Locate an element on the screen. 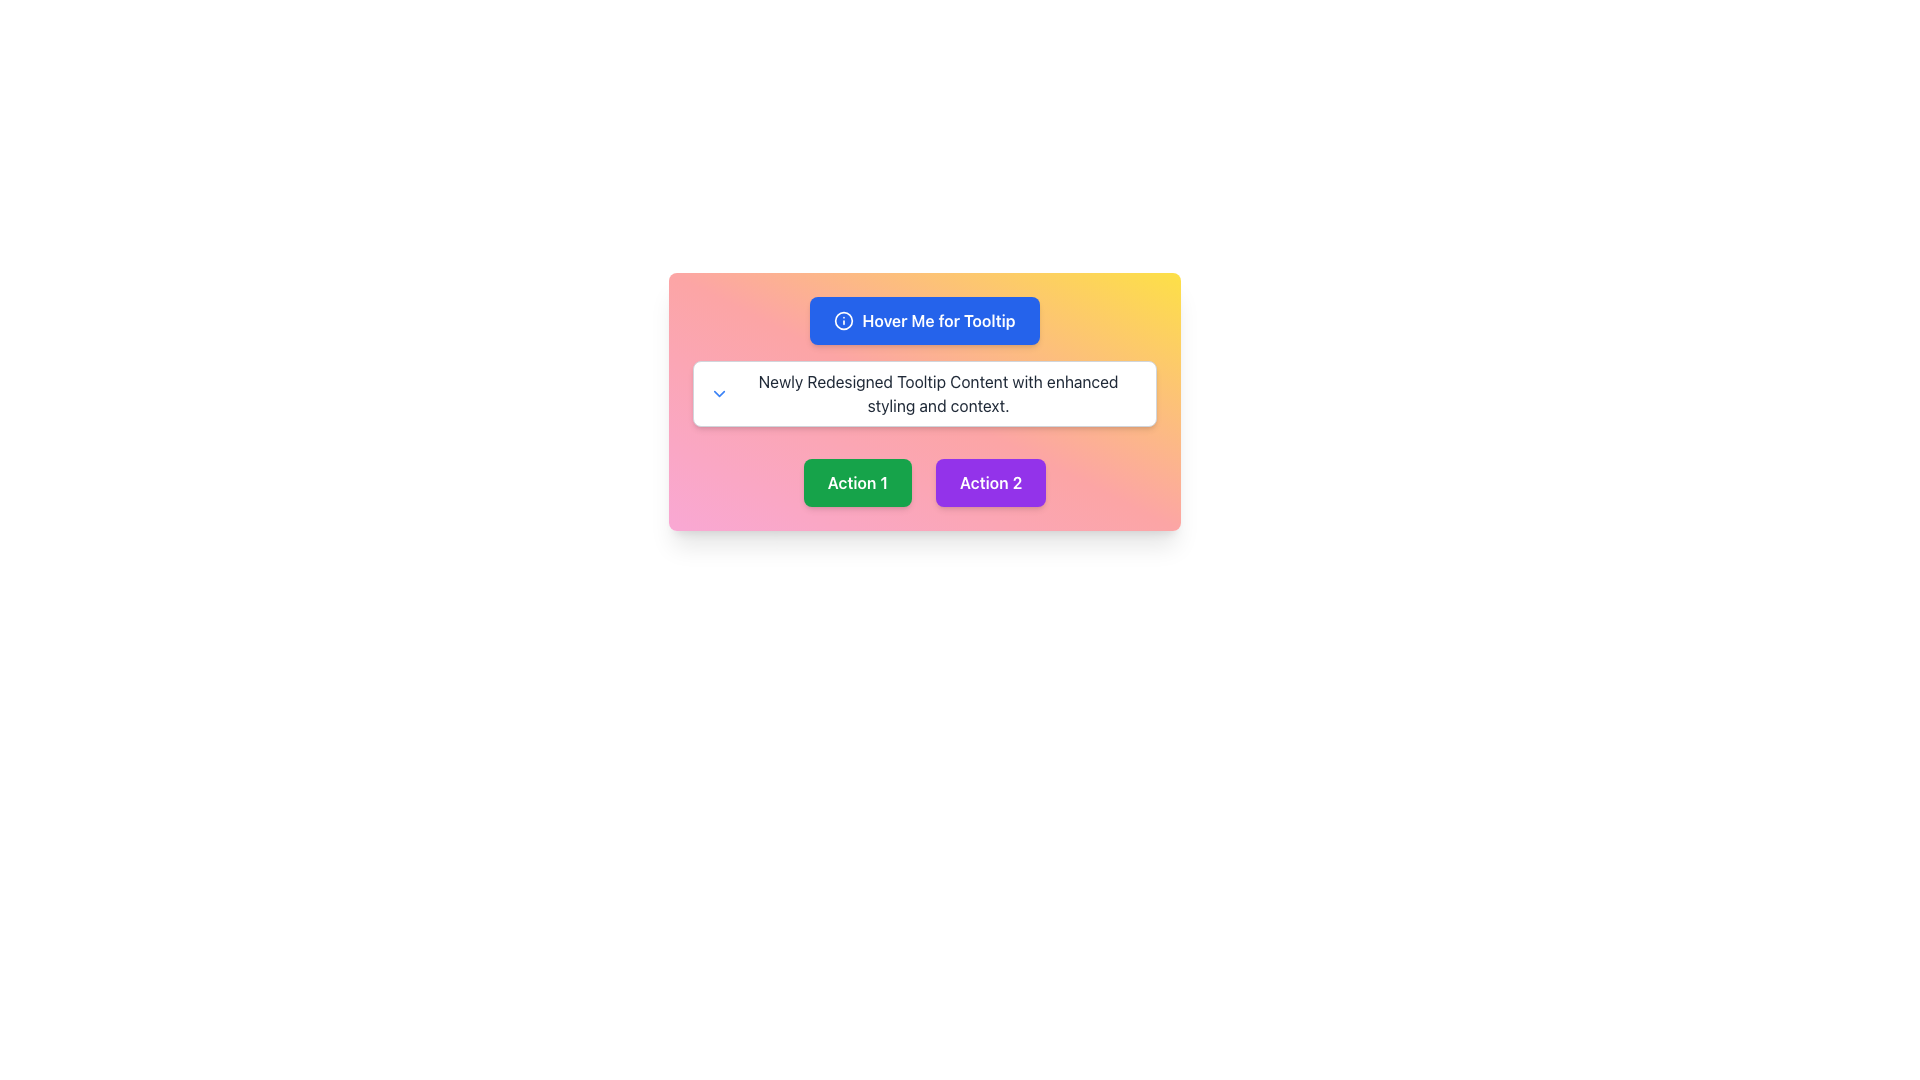  the icon located inside the blue button labeled 'Hover Me for Tooltip', which provides additional information upon user interaction is located at coordinates (844, 319).